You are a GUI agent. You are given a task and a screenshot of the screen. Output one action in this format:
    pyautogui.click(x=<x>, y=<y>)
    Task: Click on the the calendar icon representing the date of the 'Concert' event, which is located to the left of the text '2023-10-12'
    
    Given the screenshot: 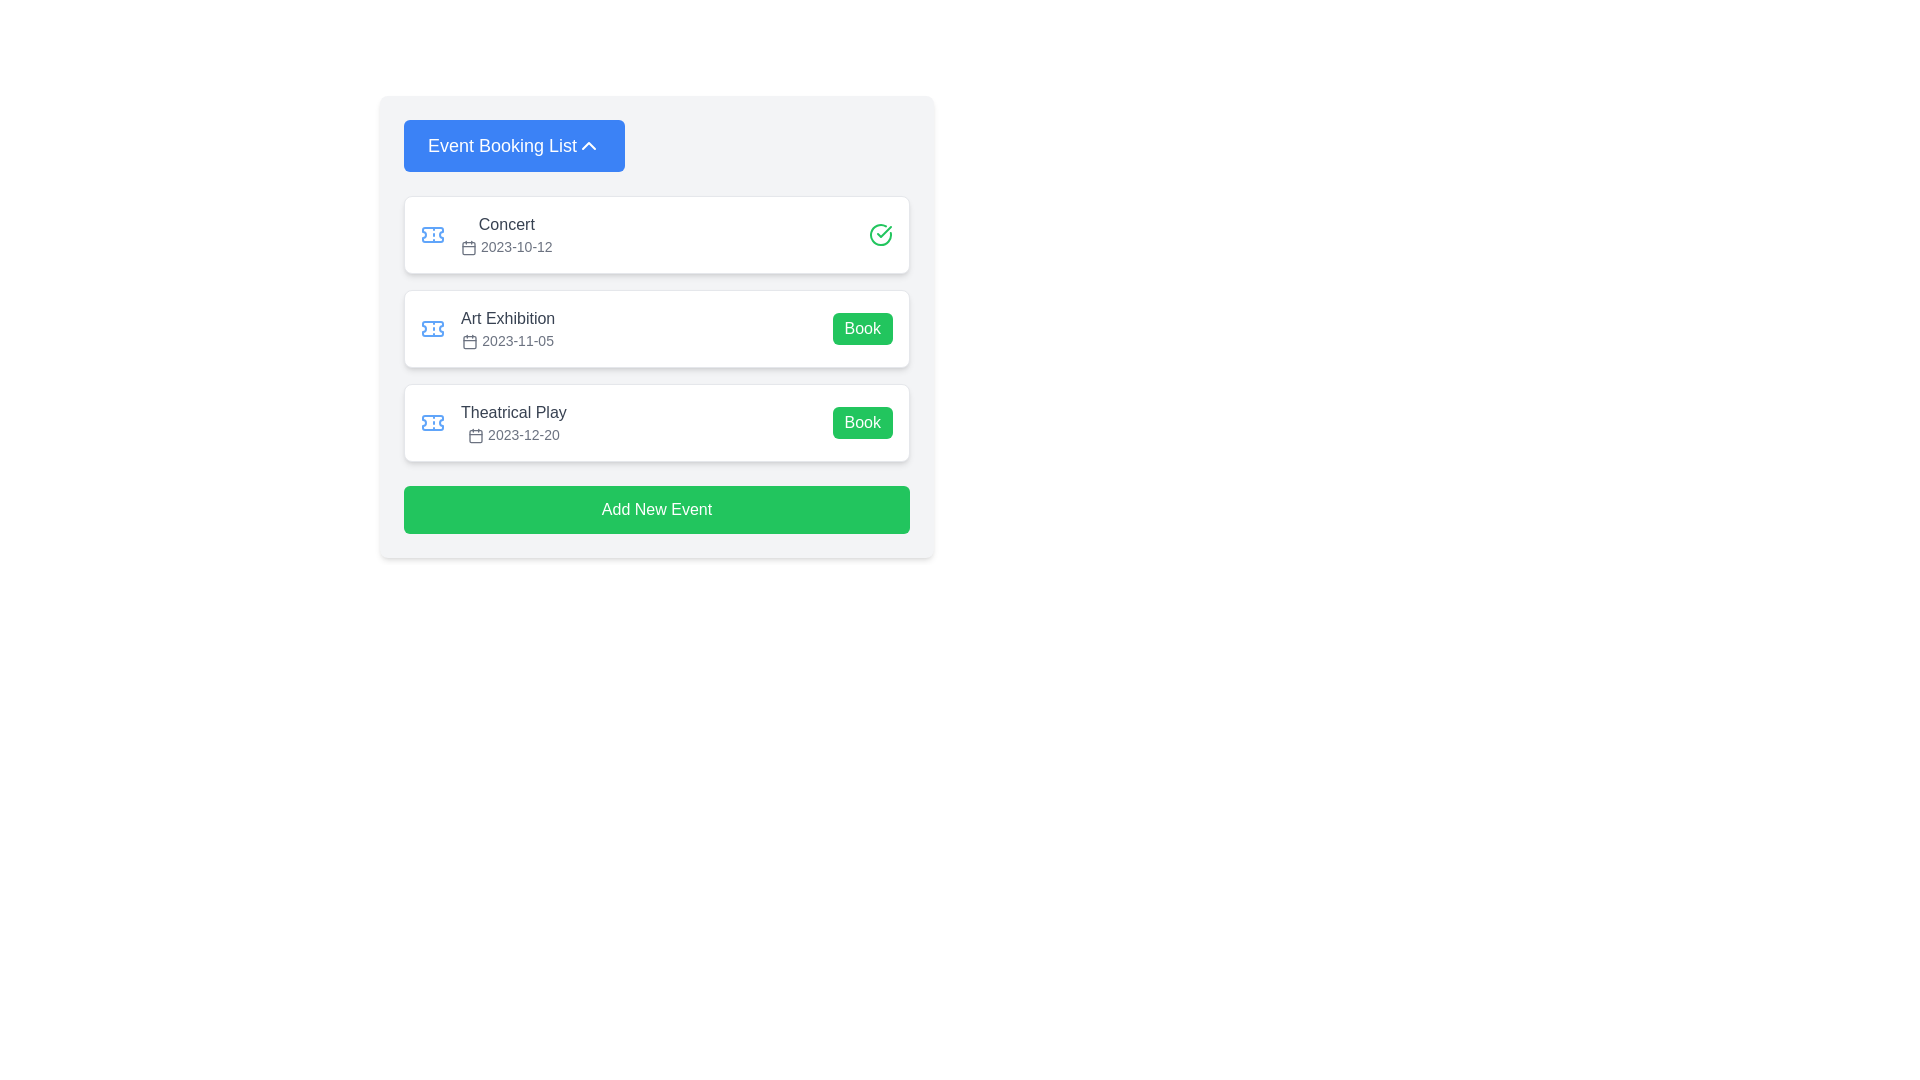 What is the action you would take?
    pyautogui.click(x=468, y=246)
    